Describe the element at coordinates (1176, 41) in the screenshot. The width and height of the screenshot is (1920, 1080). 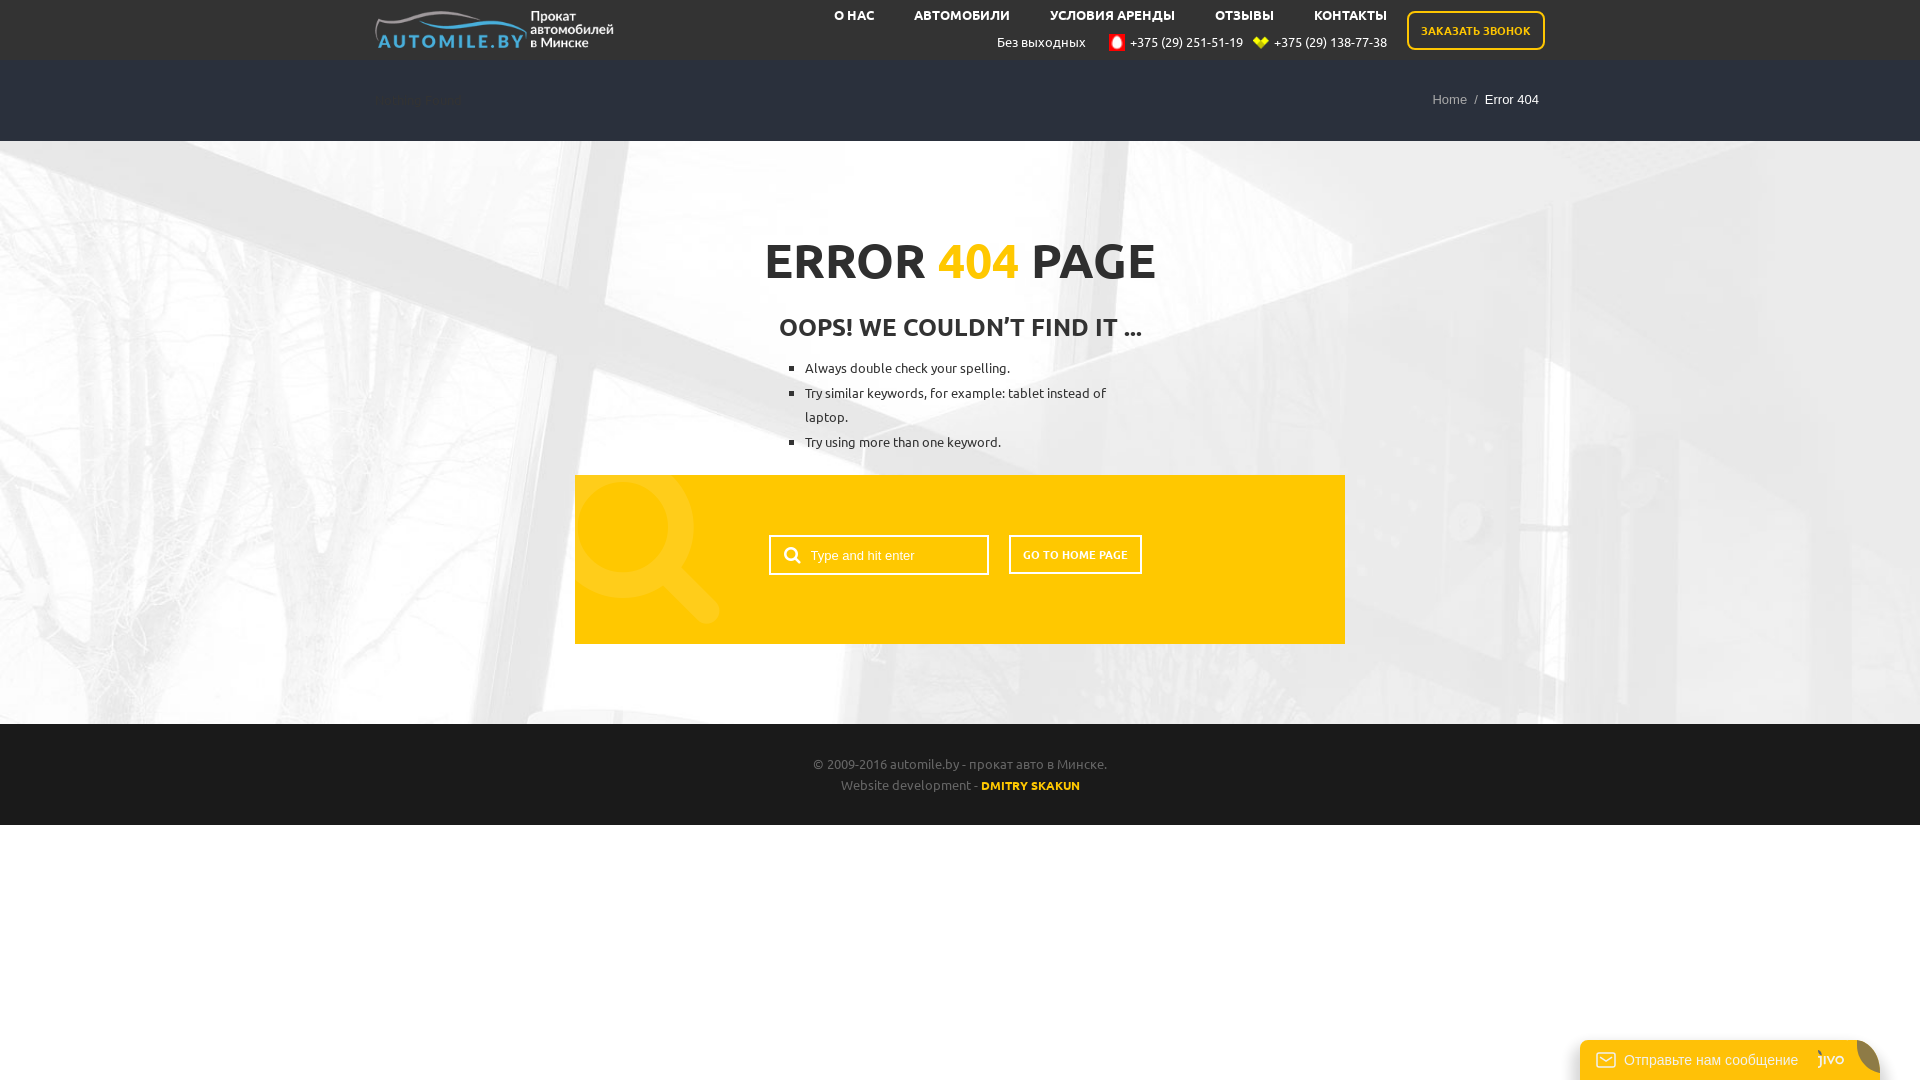
I see `'+375 (29) 251-51-19'` at that location.